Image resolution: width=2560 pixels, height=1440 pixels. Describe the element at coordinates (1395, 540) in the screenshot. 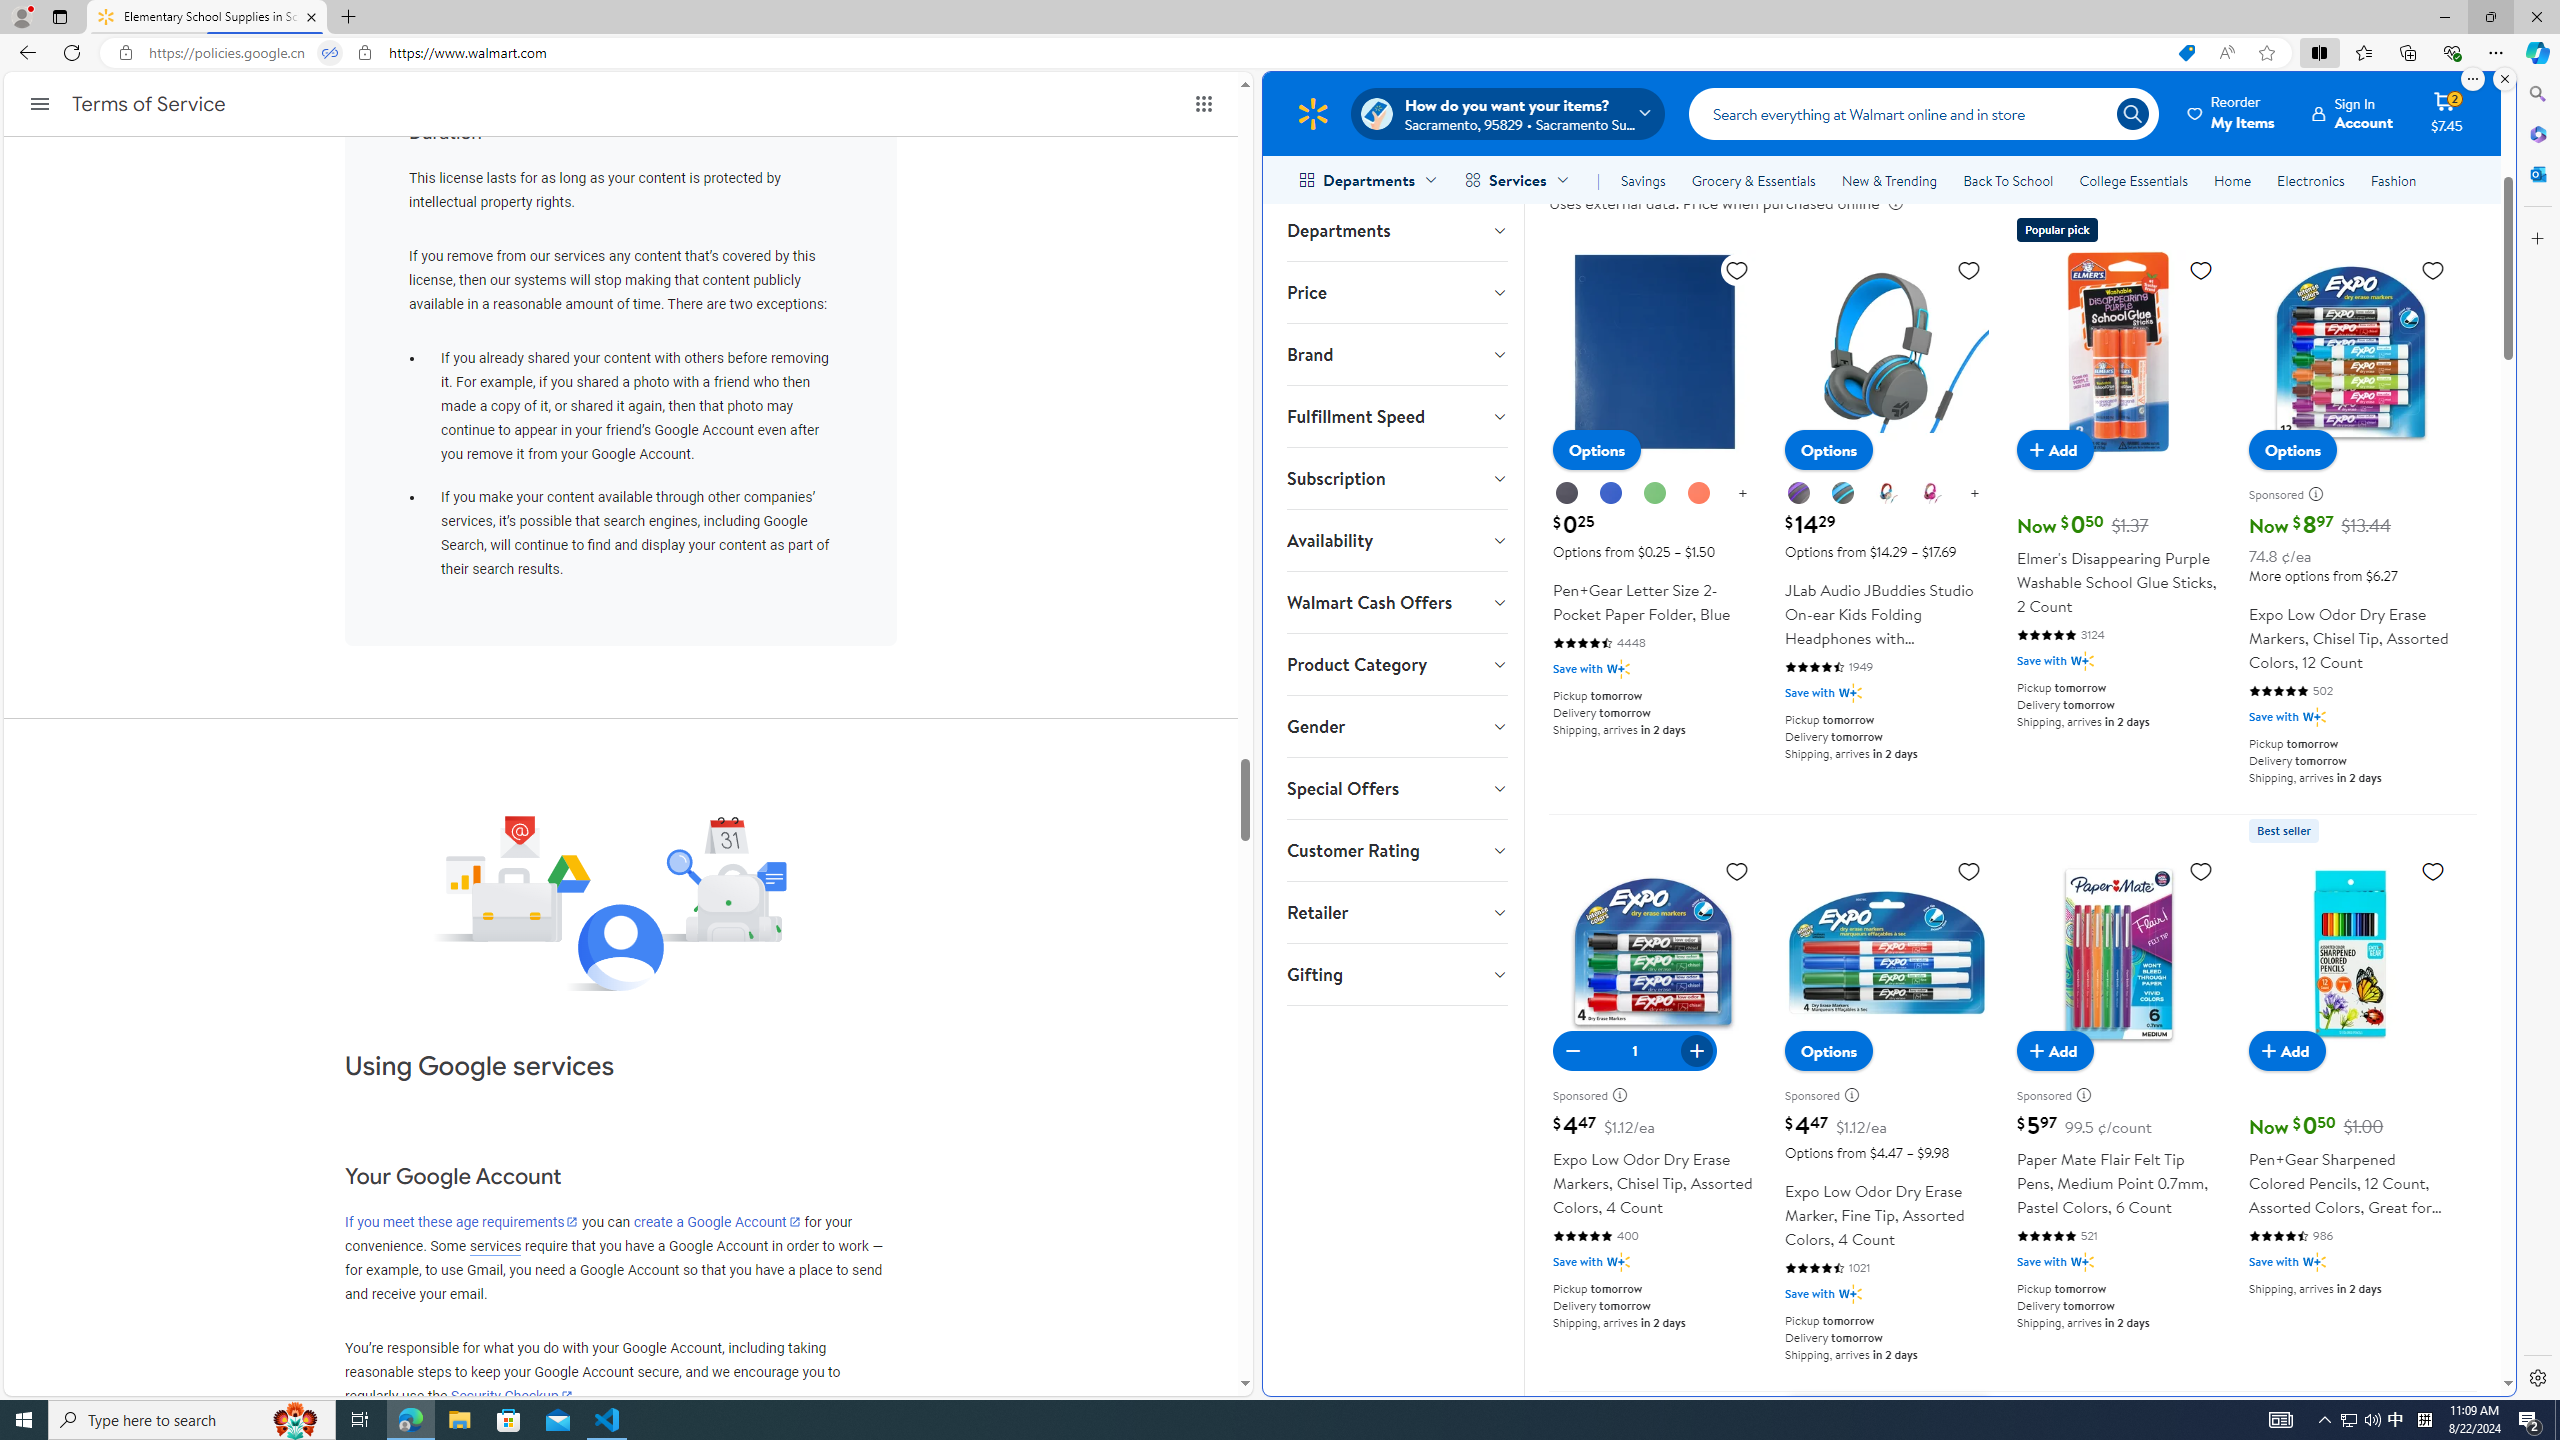

I see `'Availability'` at that location.